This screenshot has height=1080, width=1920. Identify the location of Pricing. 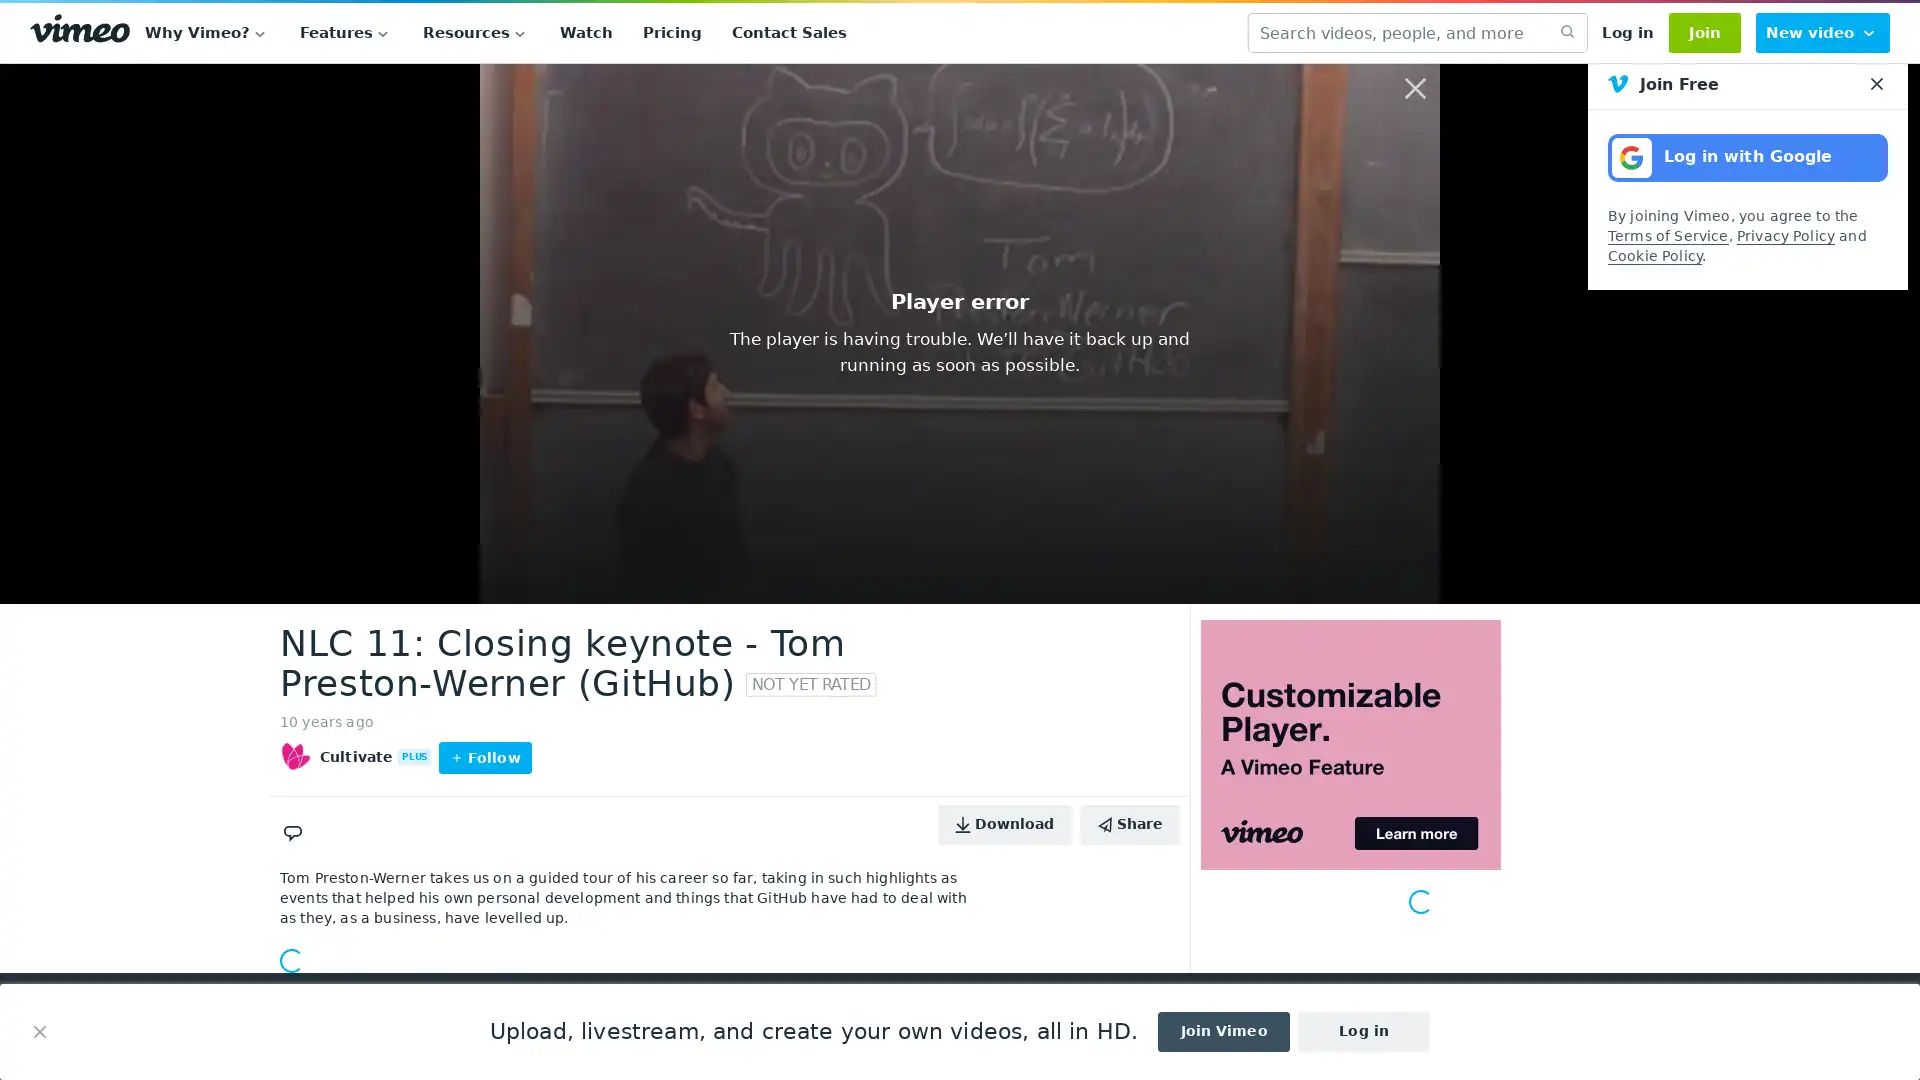
(672, 33).